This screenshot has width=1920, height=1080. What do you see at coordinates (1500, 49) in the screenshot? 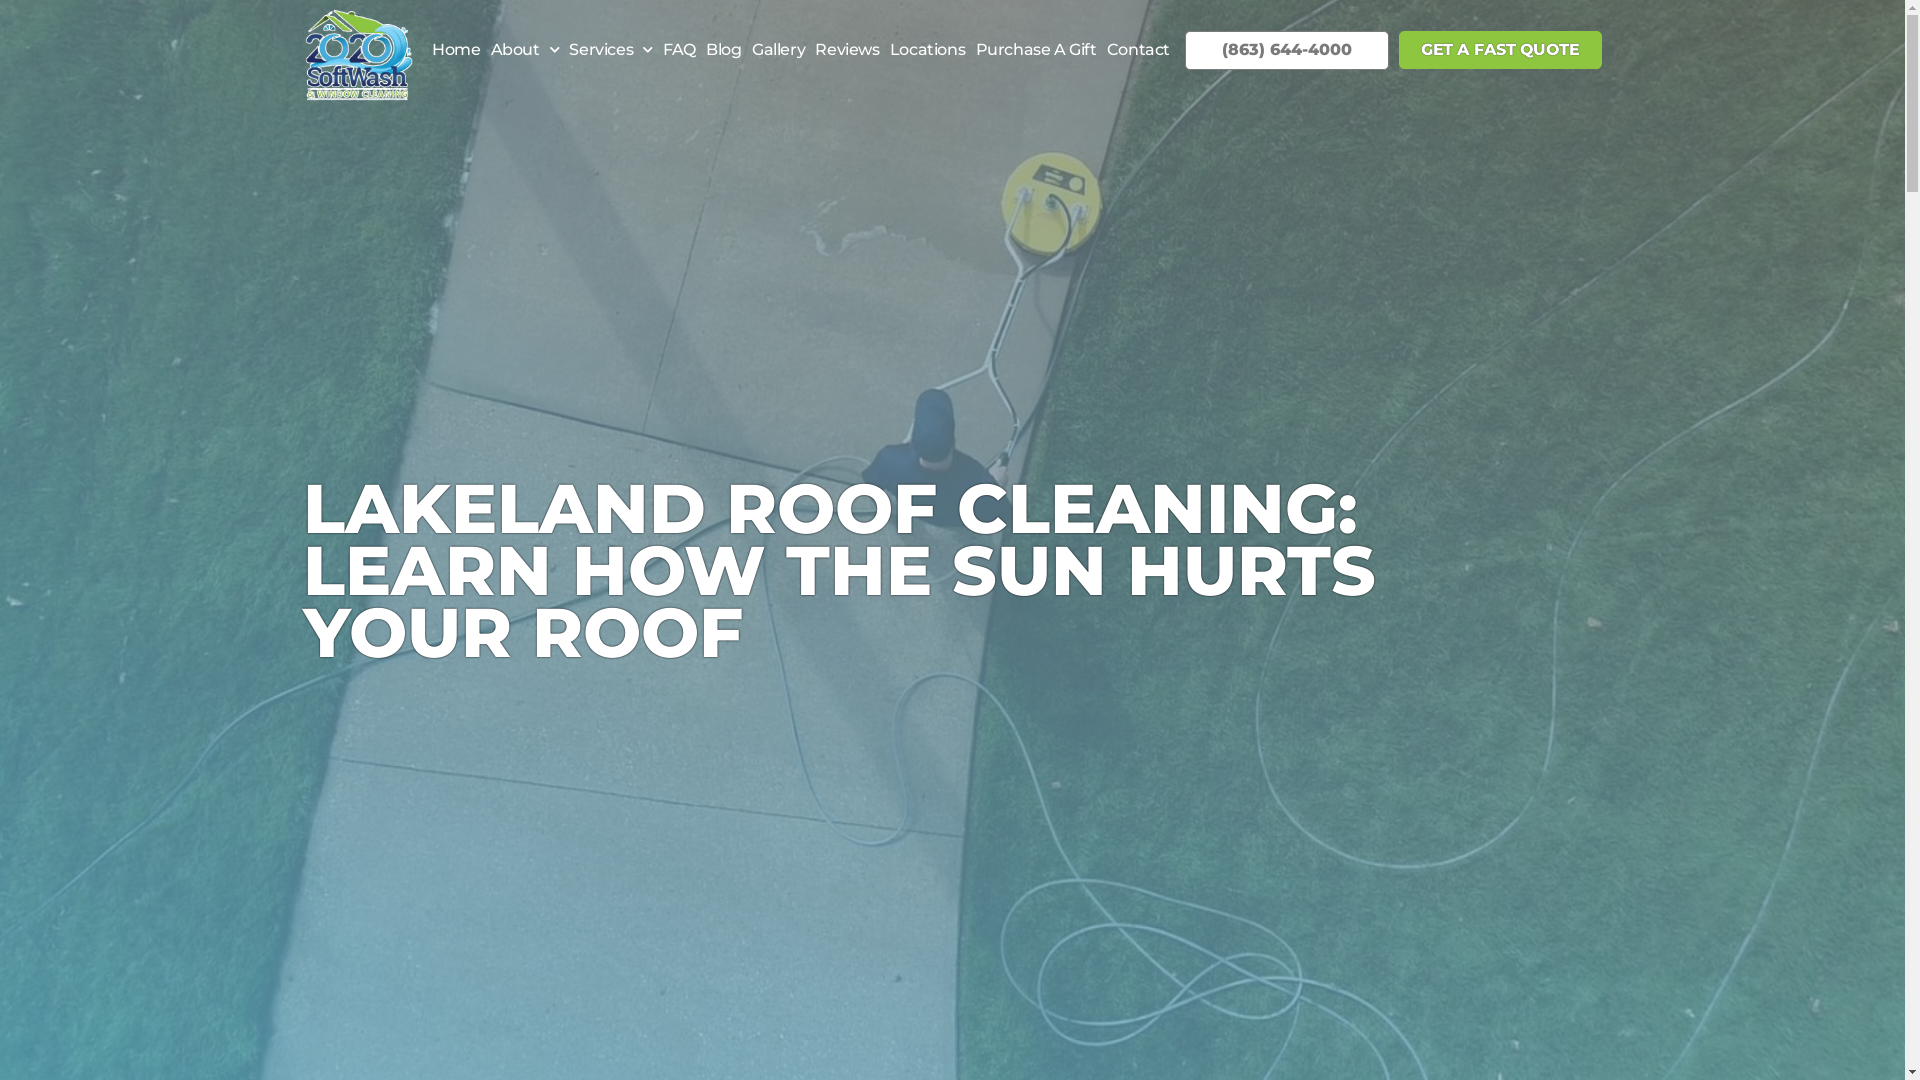
I see `'GET A FAST QUOTE'` at bounding box center [1500, 49].